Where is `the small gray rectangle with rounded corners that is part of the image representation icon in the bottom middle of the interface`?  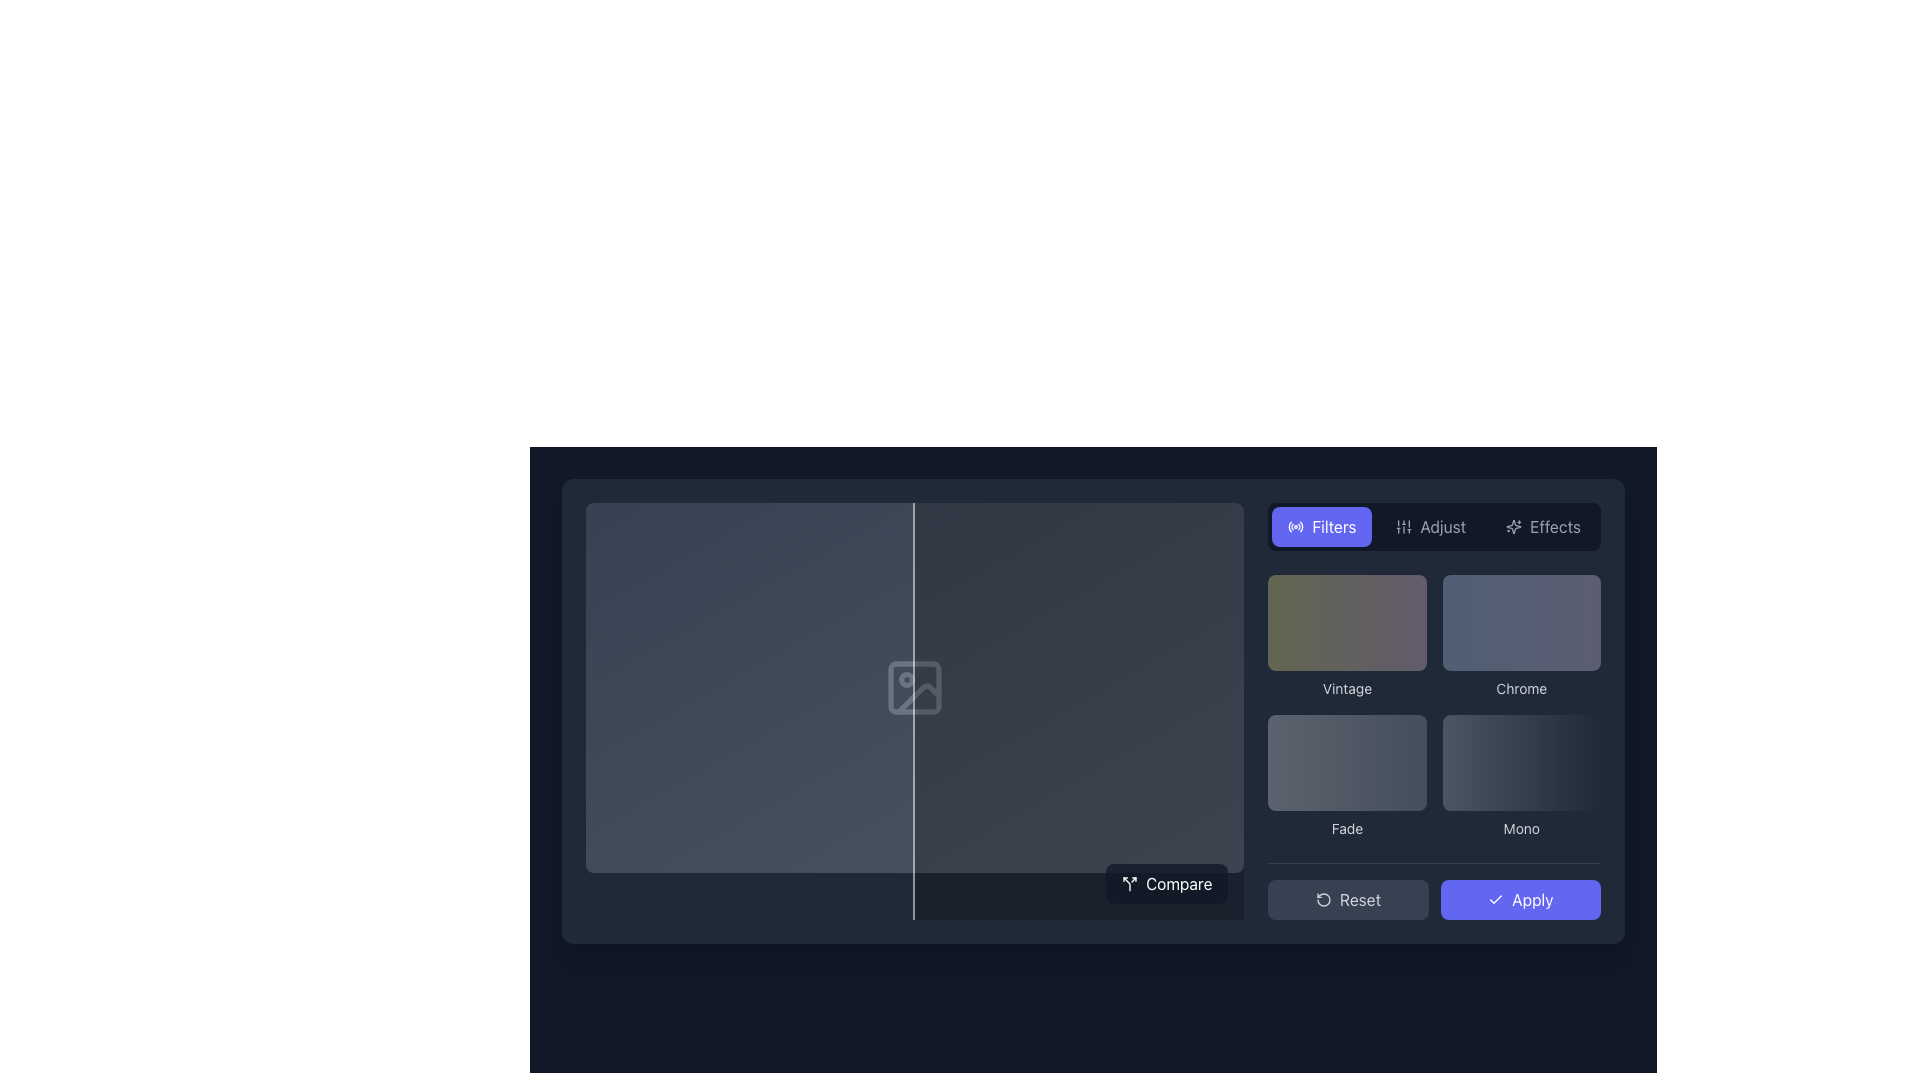 the small gray rectangle with rounded corners that is part of the image representation icon in the bottom middle of the interface is located at coordinates (914, 687).